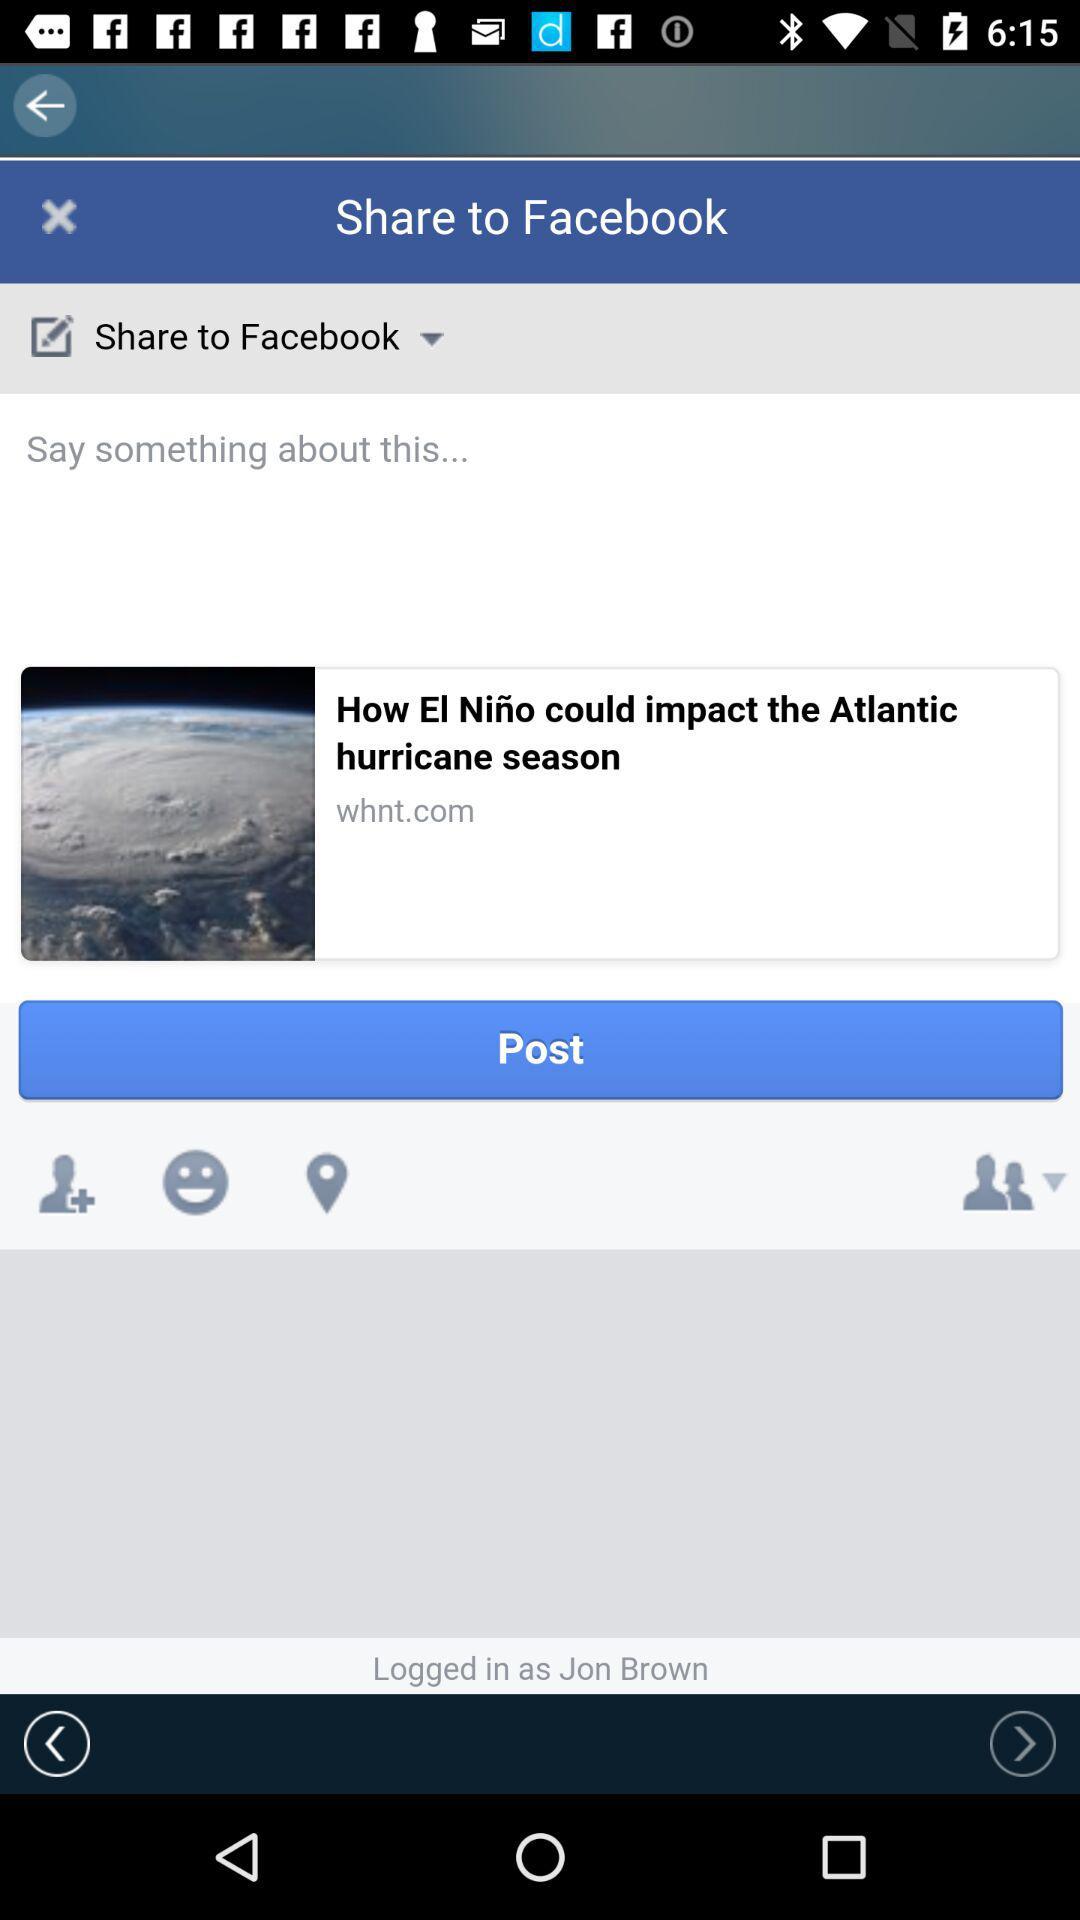  Describe the element at coordinates (1022, 1742) in the screenshot. I see `next page` at that location.